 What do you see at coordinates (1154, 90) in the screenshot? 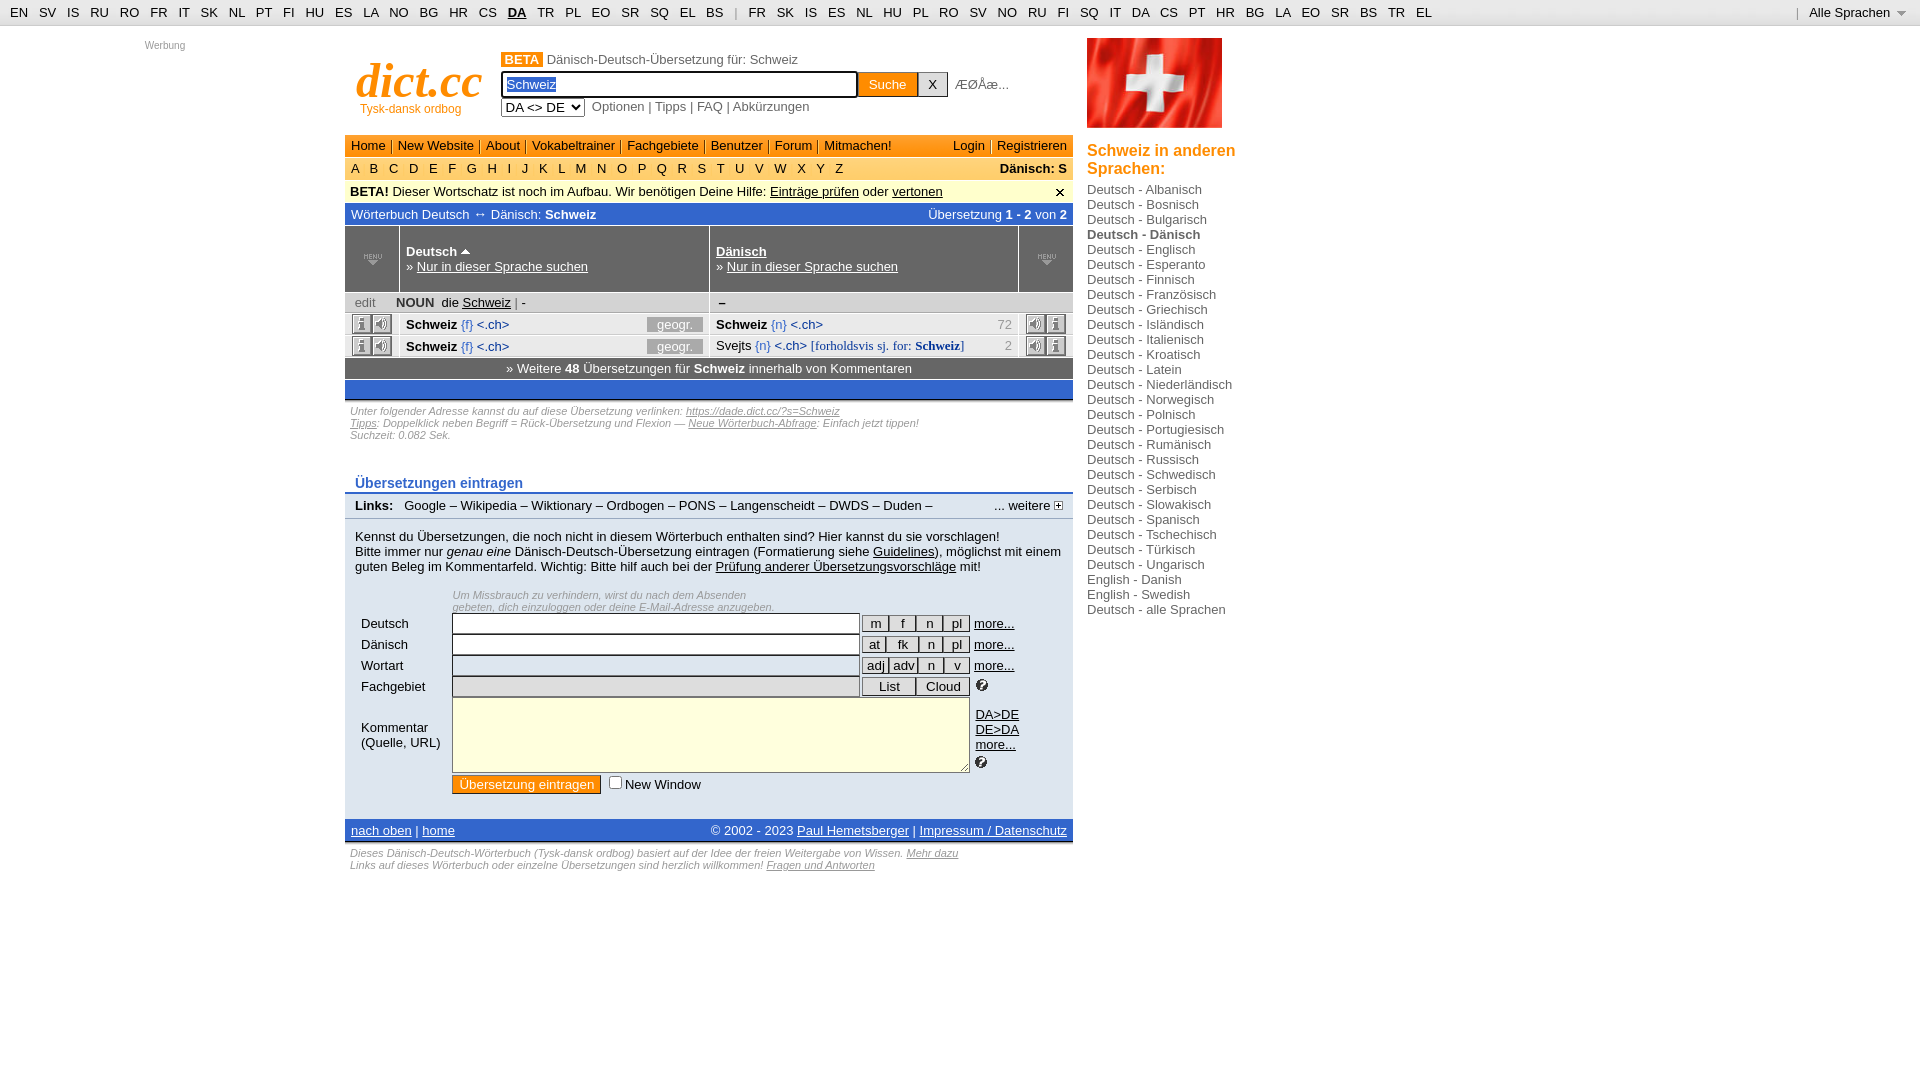
I see `'switzerland flag  three...'` at bounding box center [1154, 90].